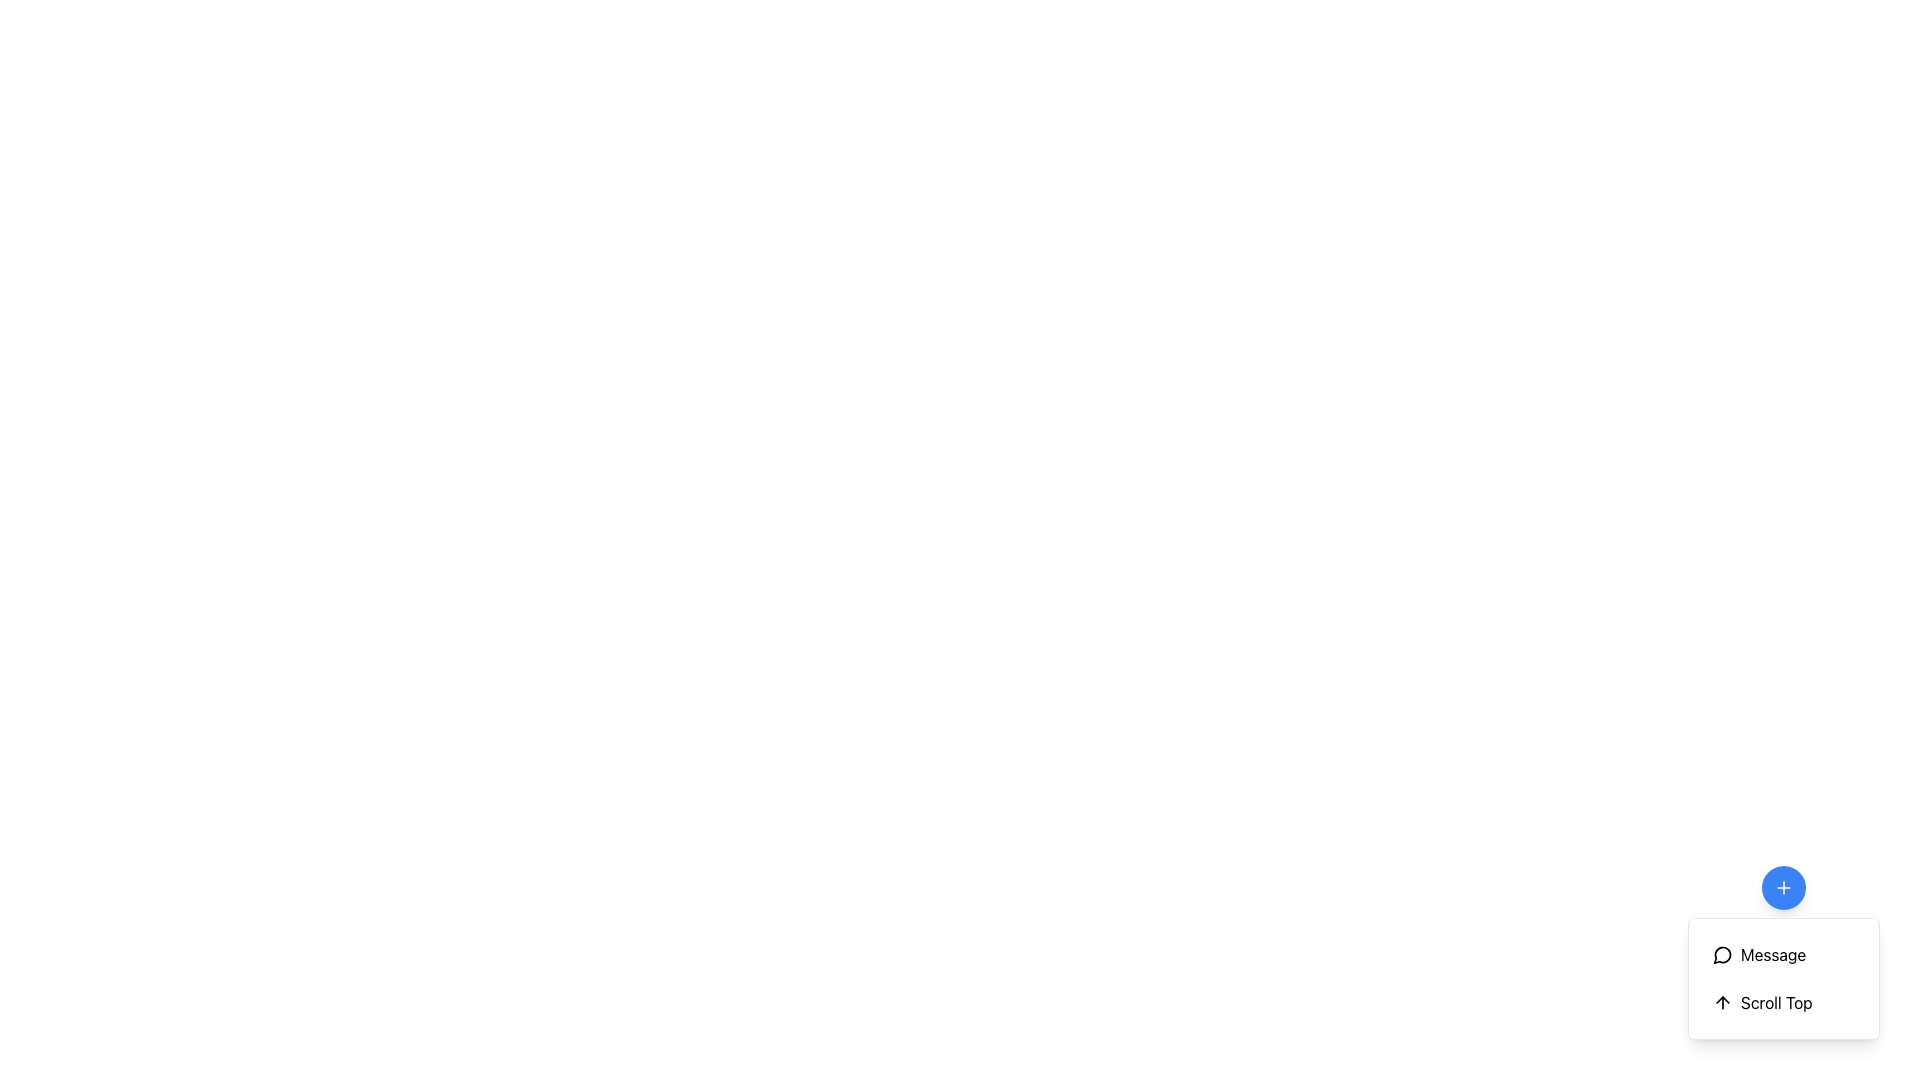 This screenshot has width=1920, height=1080. What do you see at coordinates (1784, 1002) in the screenshot?
I see `the 'Scroll to Top' button located in the dropdown panel below the 'Message' button` at bounding box center [1784, 1002].